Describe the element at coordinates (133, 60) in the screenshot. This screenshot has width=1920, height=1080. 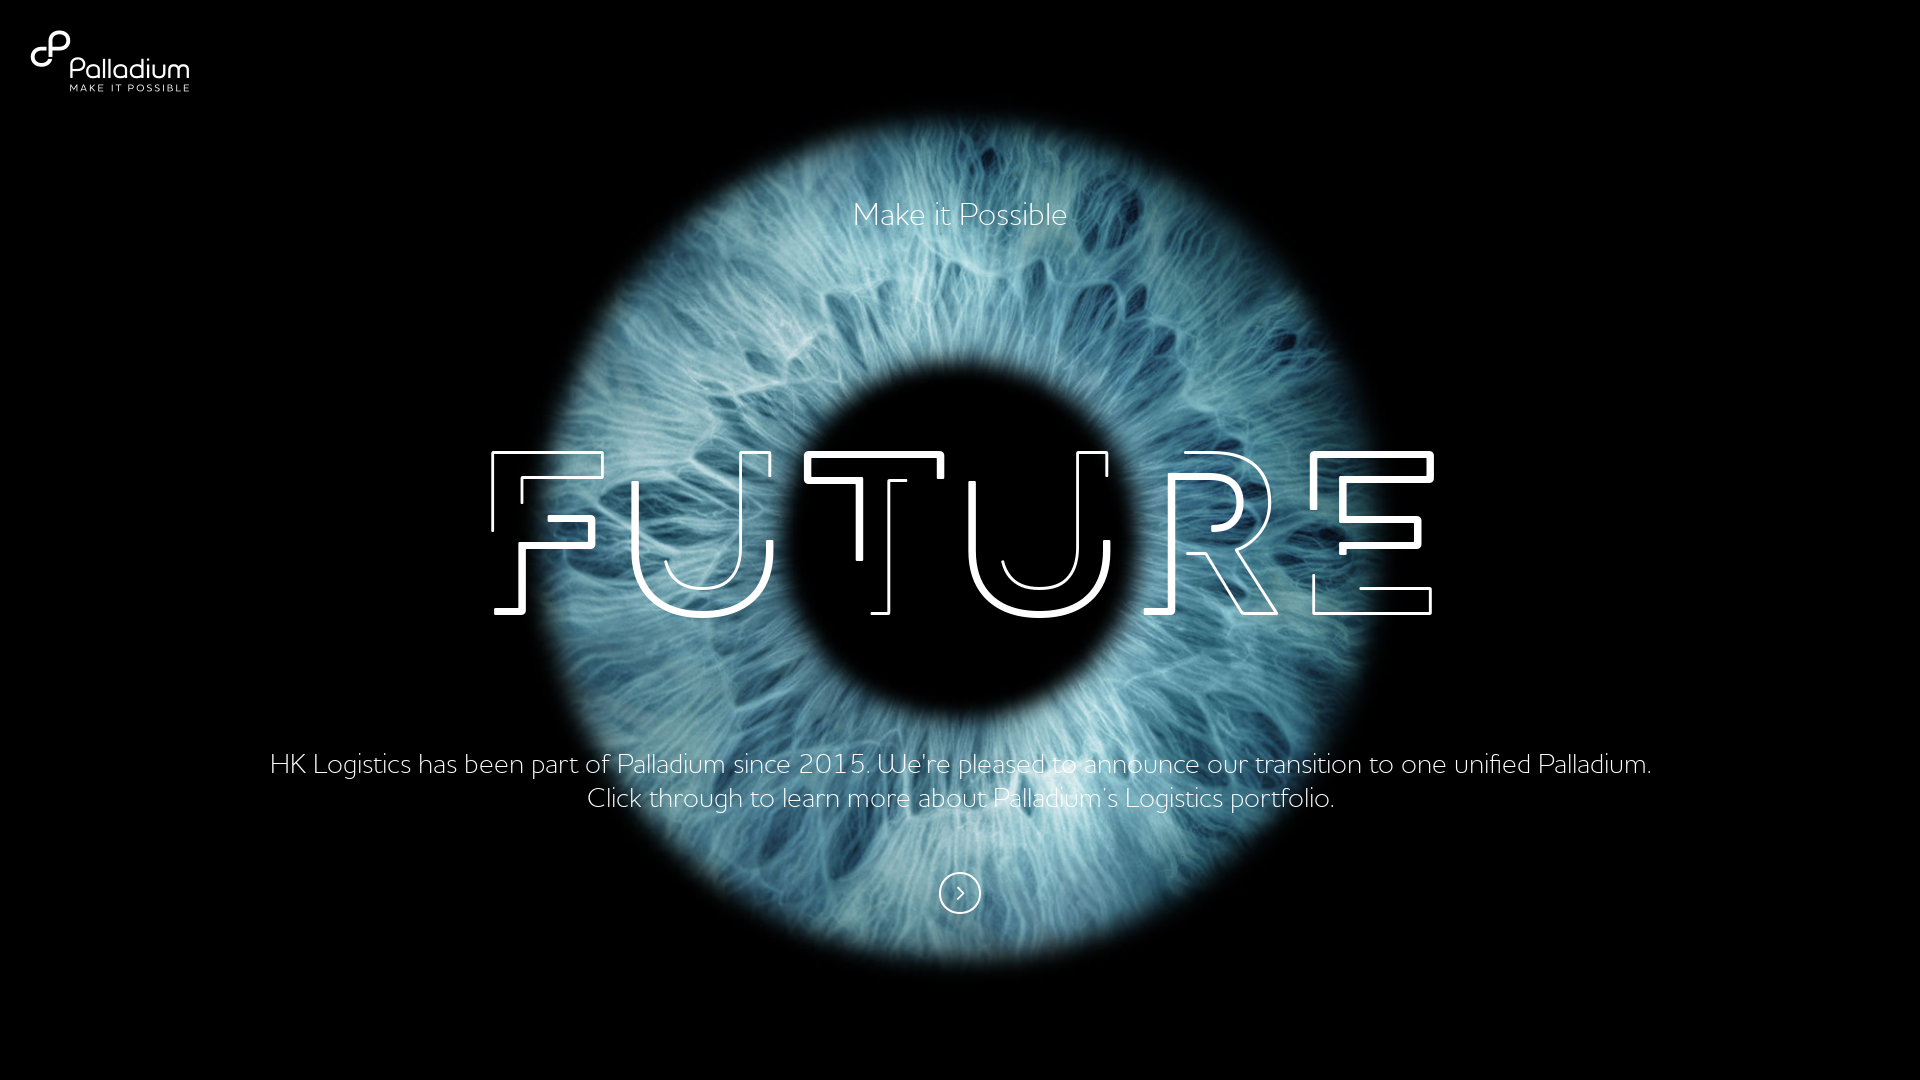
I see `'Palladium - Make it possible'` at that location.